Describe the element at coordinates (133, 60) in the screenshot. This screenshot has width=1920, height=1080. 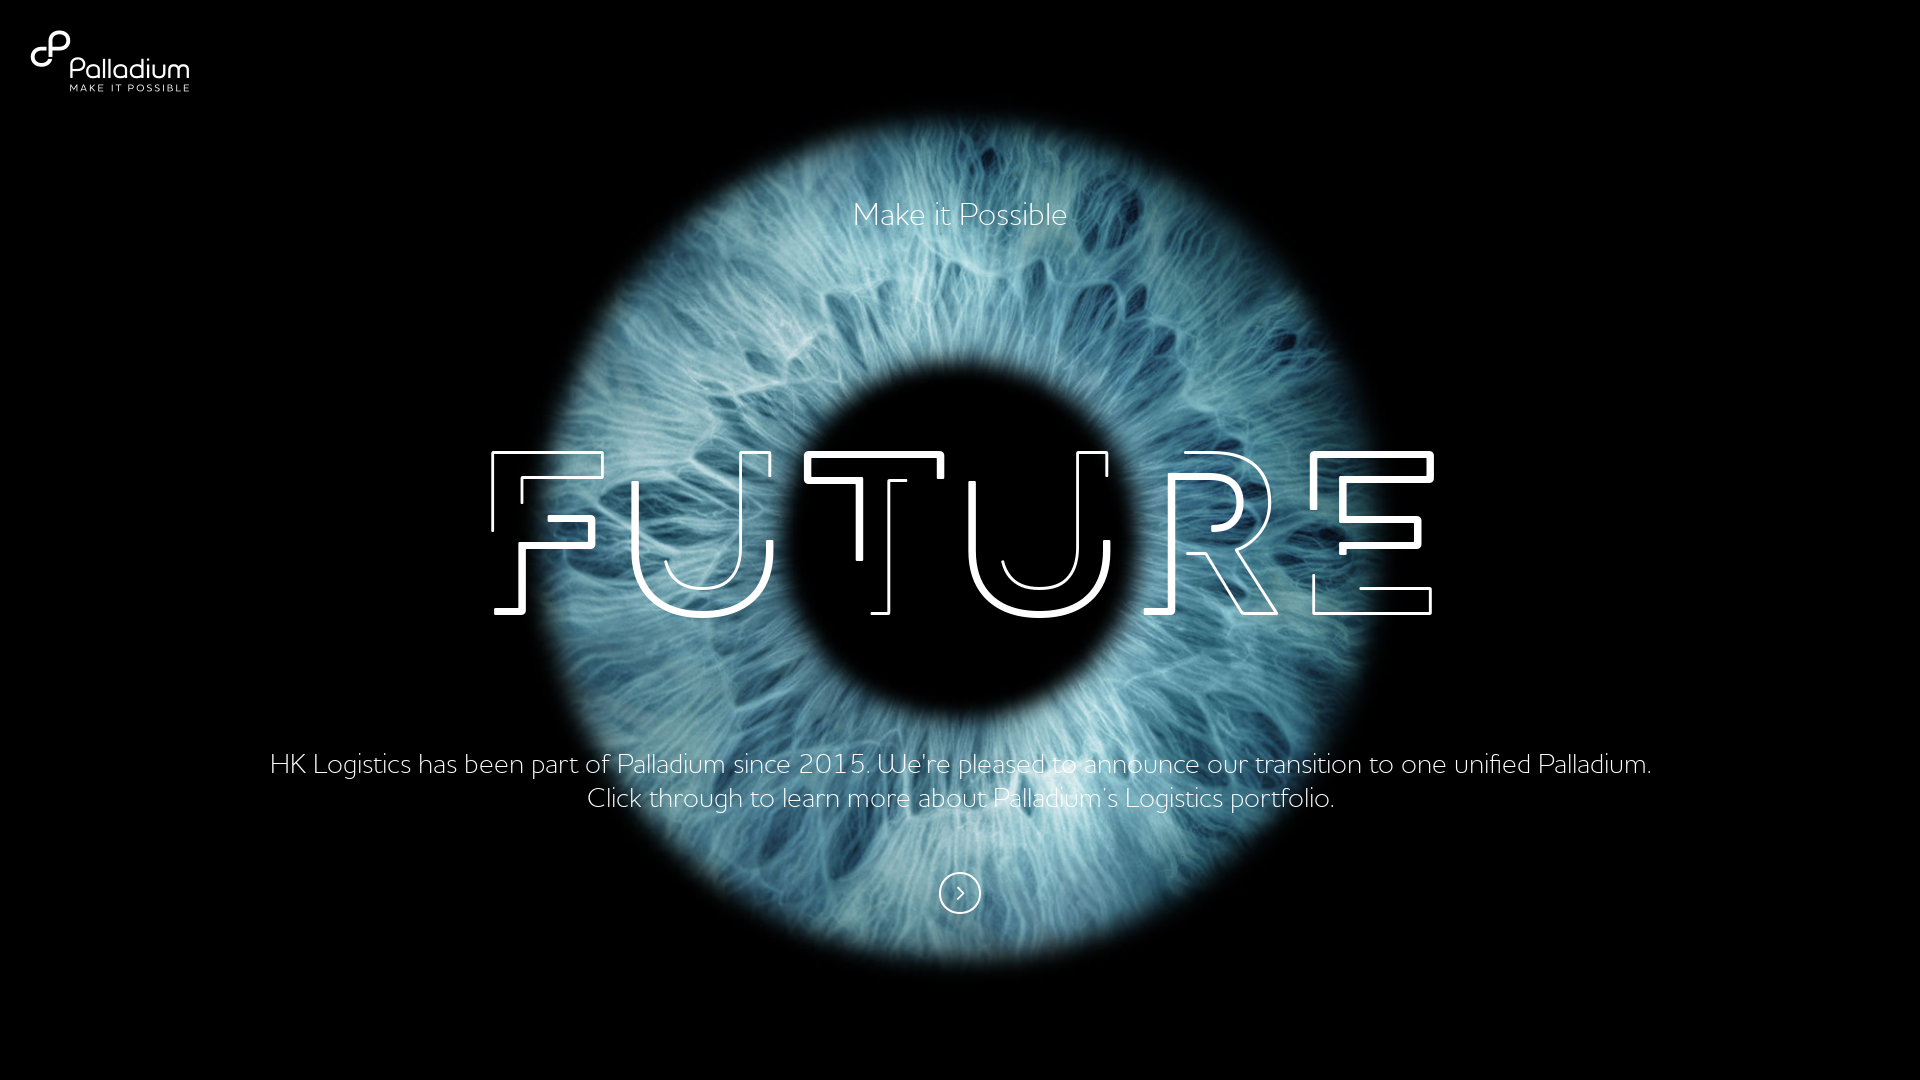
I see `'Palladium - Make it possible'` at that location.